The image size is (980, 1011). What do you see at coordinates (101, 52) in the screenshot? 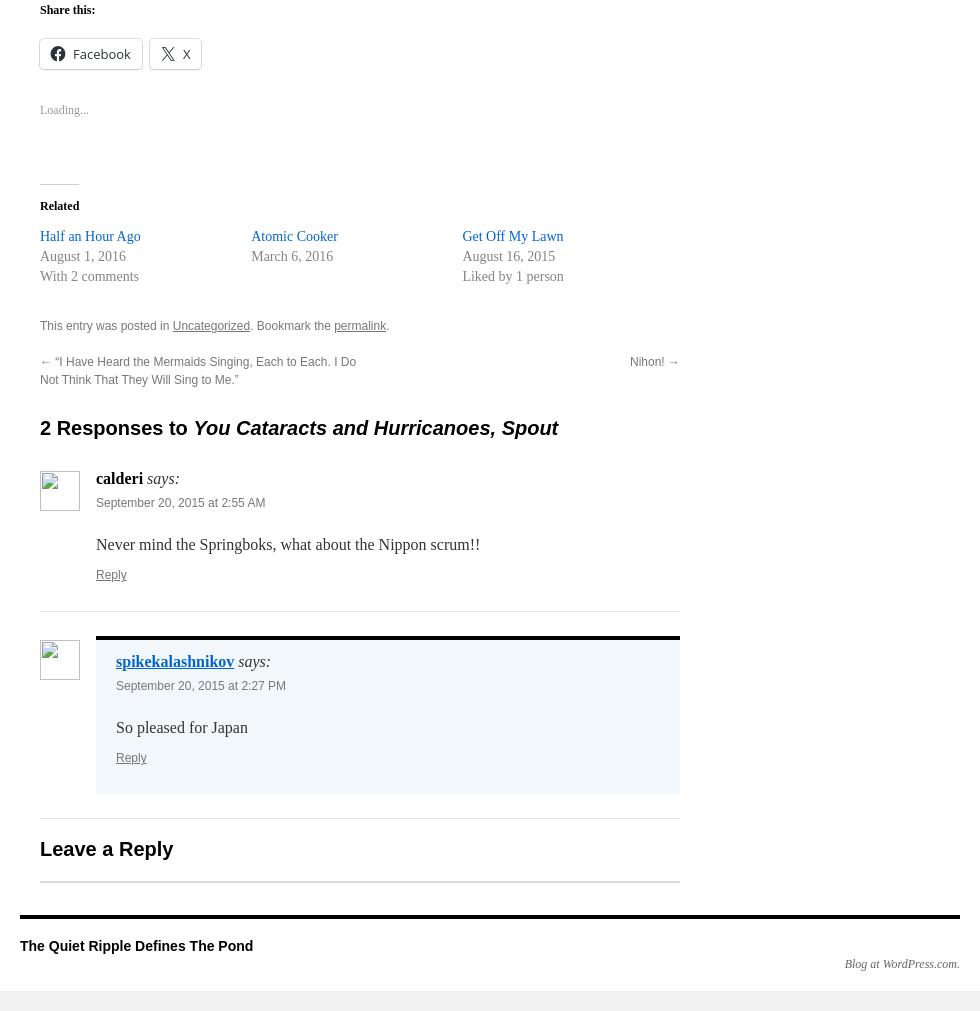
I see `'Facebook'` at bounding box center [101, 52].